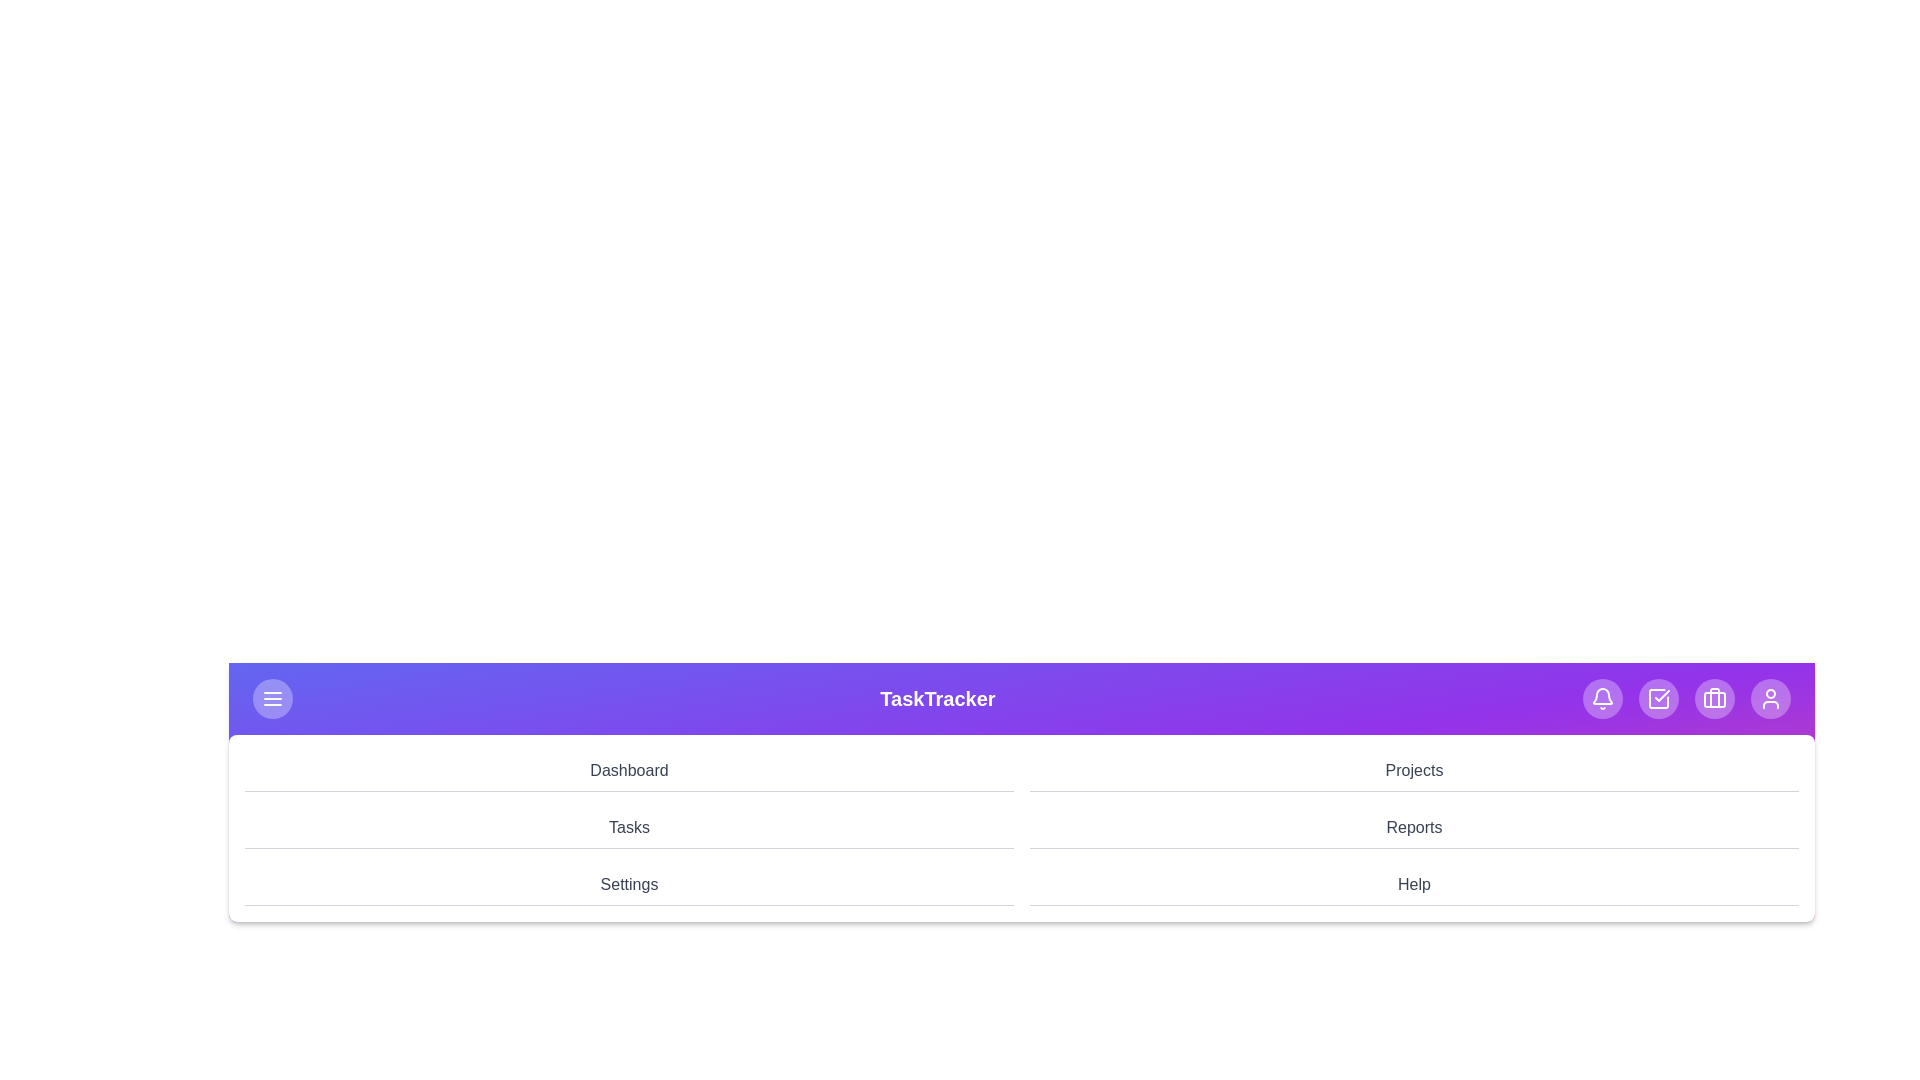 The width and height of the screenshot is (1920, 1080). What do you see at coordinates (1413, 884) in the screenshot?
I see `the navigation menu item Help` at bounding box center [1413, 884].